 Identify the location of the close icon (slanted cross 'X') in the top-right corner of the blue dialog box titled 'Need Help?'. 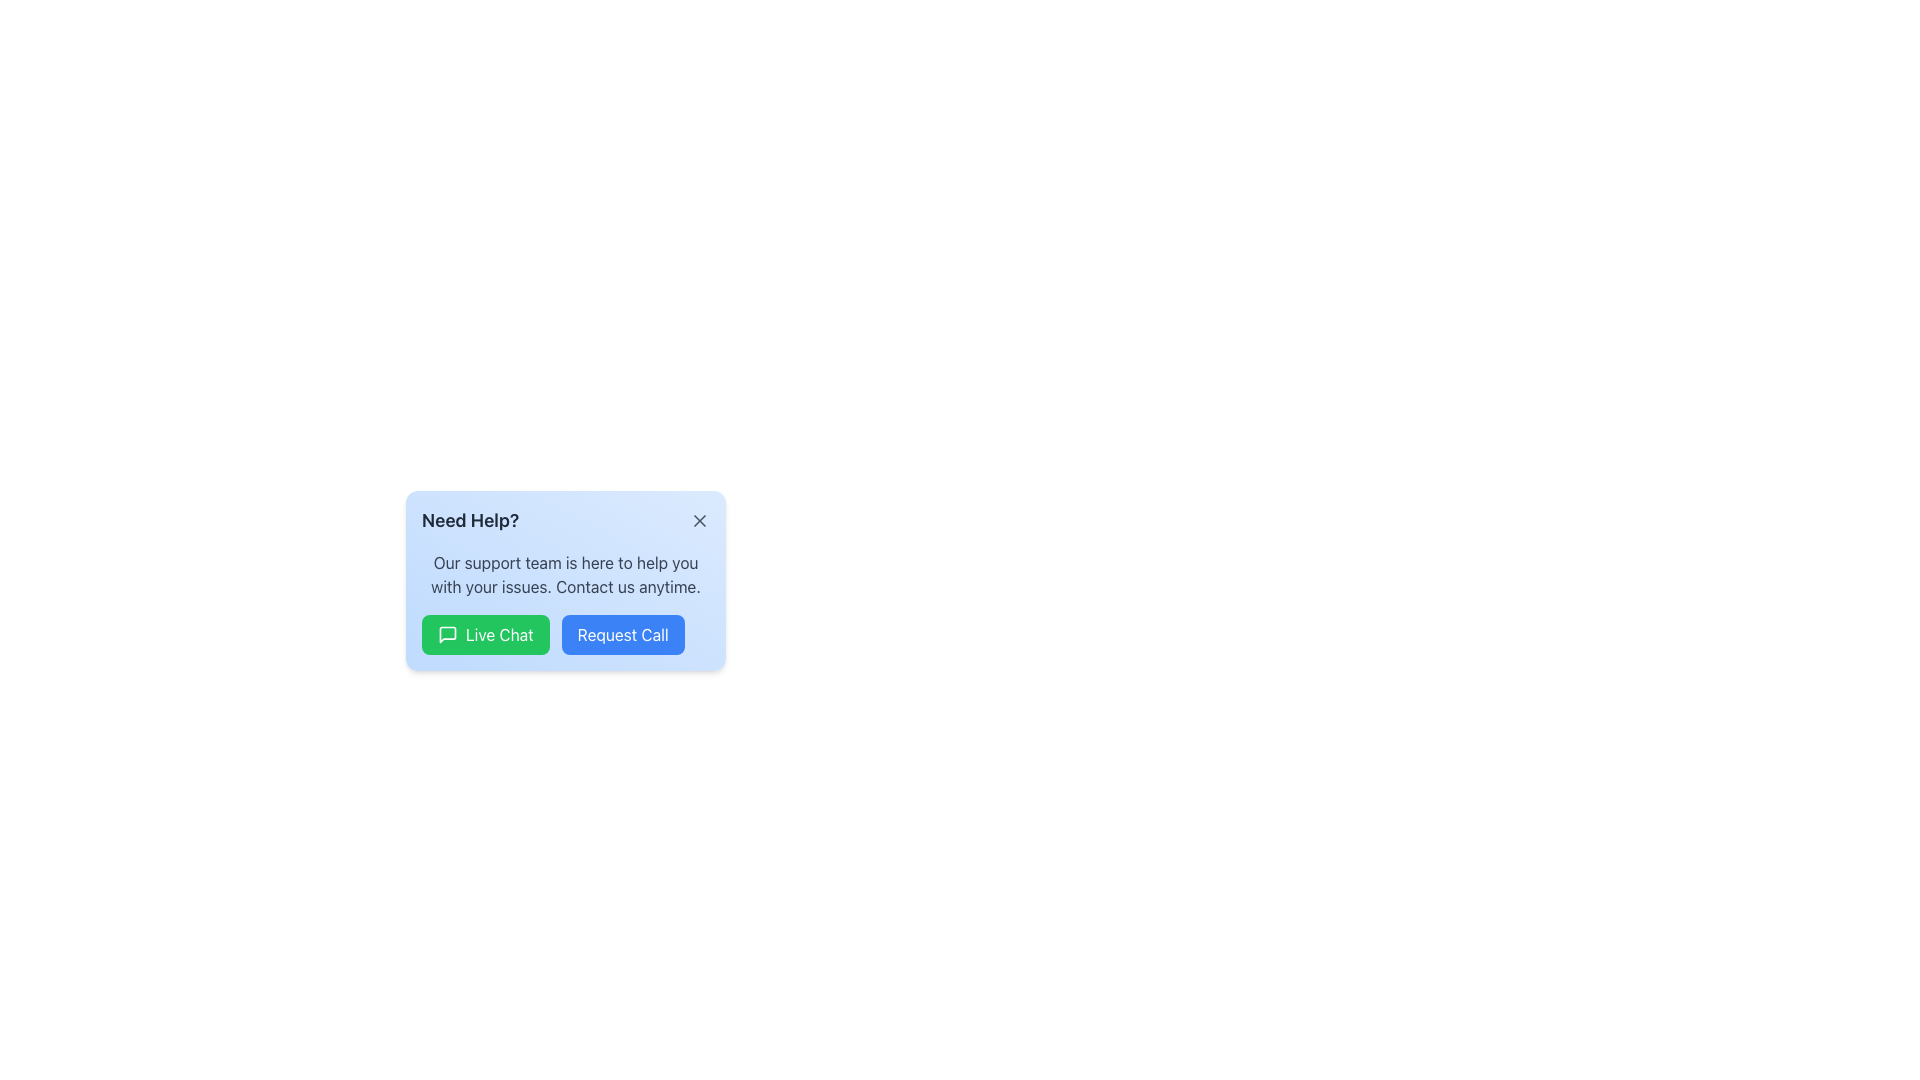
(700, 519).